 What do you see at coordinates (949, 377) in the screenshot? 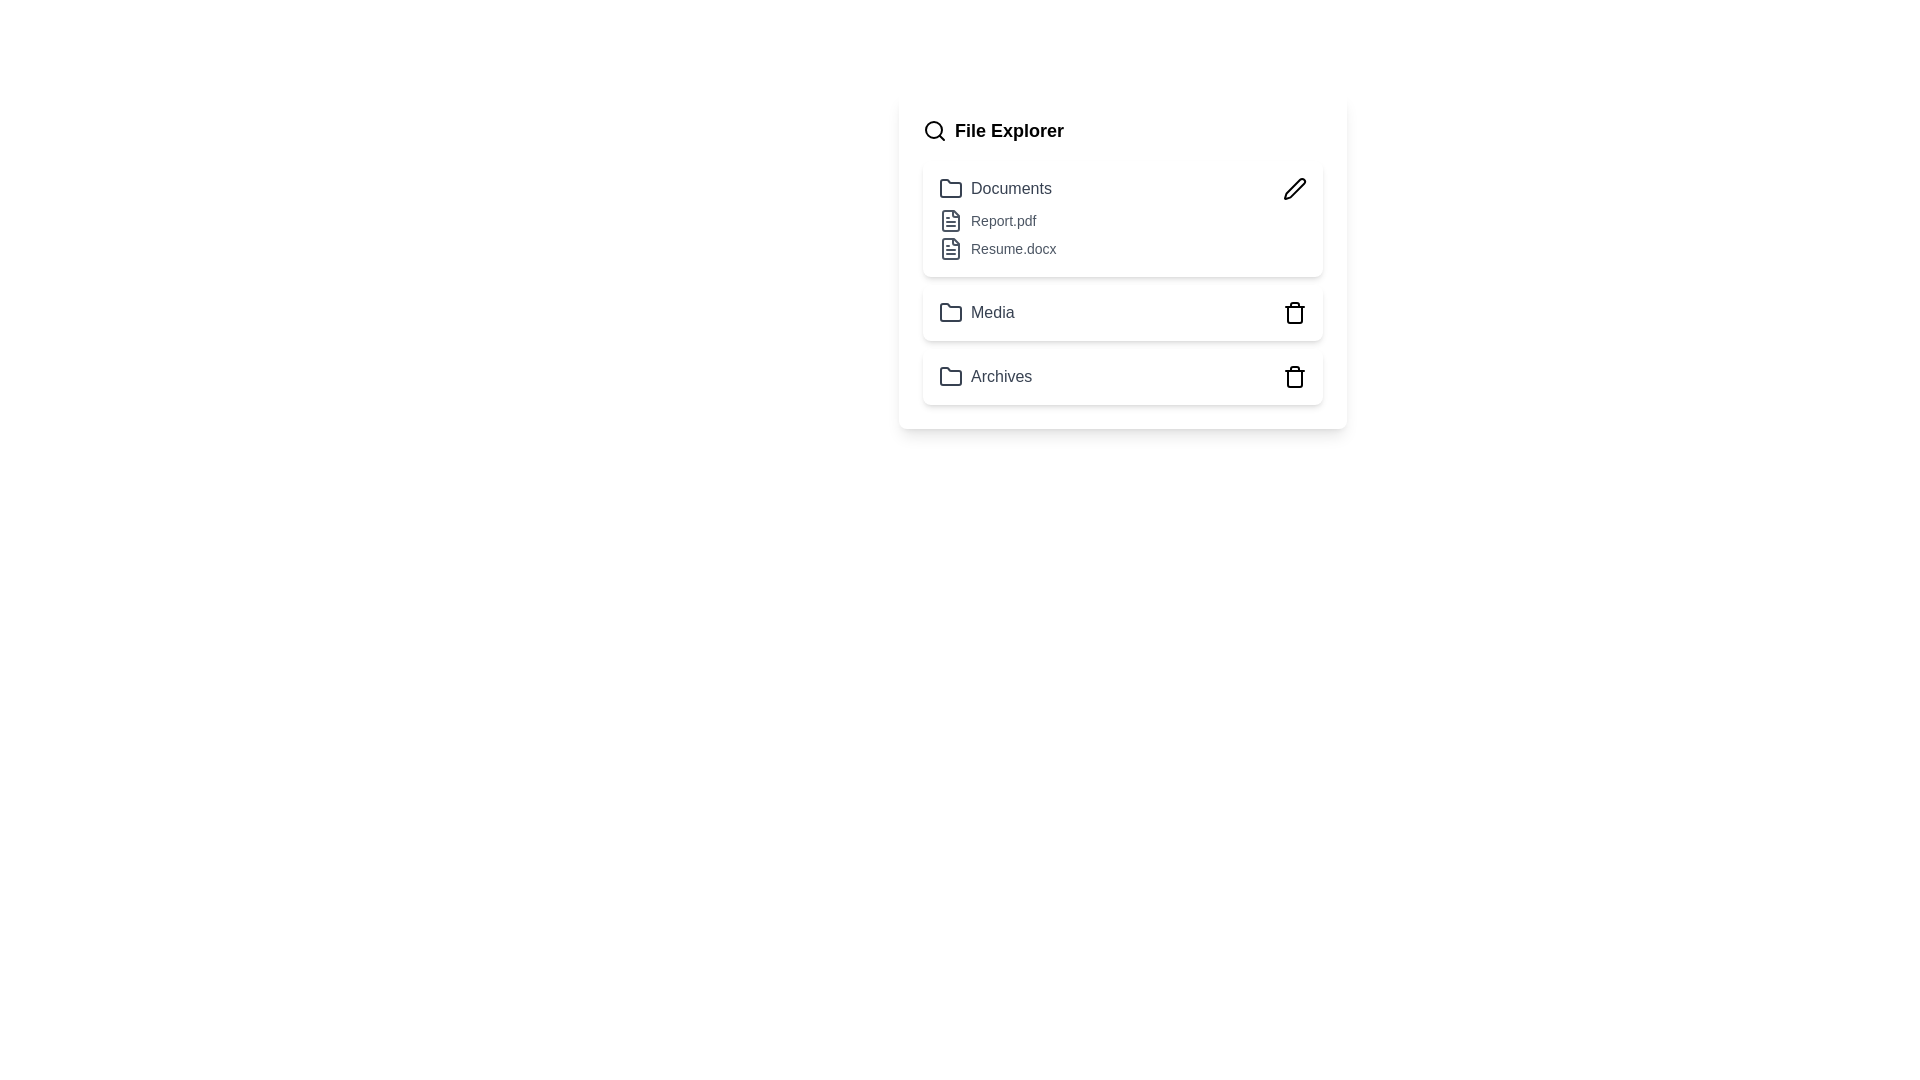
I see `the 'Archives' icon, which visually represents a folder-like entity and is the first item in its horizontal arrangement beneath 'Documents' and 'Media'` at bounding box center [949, 377].